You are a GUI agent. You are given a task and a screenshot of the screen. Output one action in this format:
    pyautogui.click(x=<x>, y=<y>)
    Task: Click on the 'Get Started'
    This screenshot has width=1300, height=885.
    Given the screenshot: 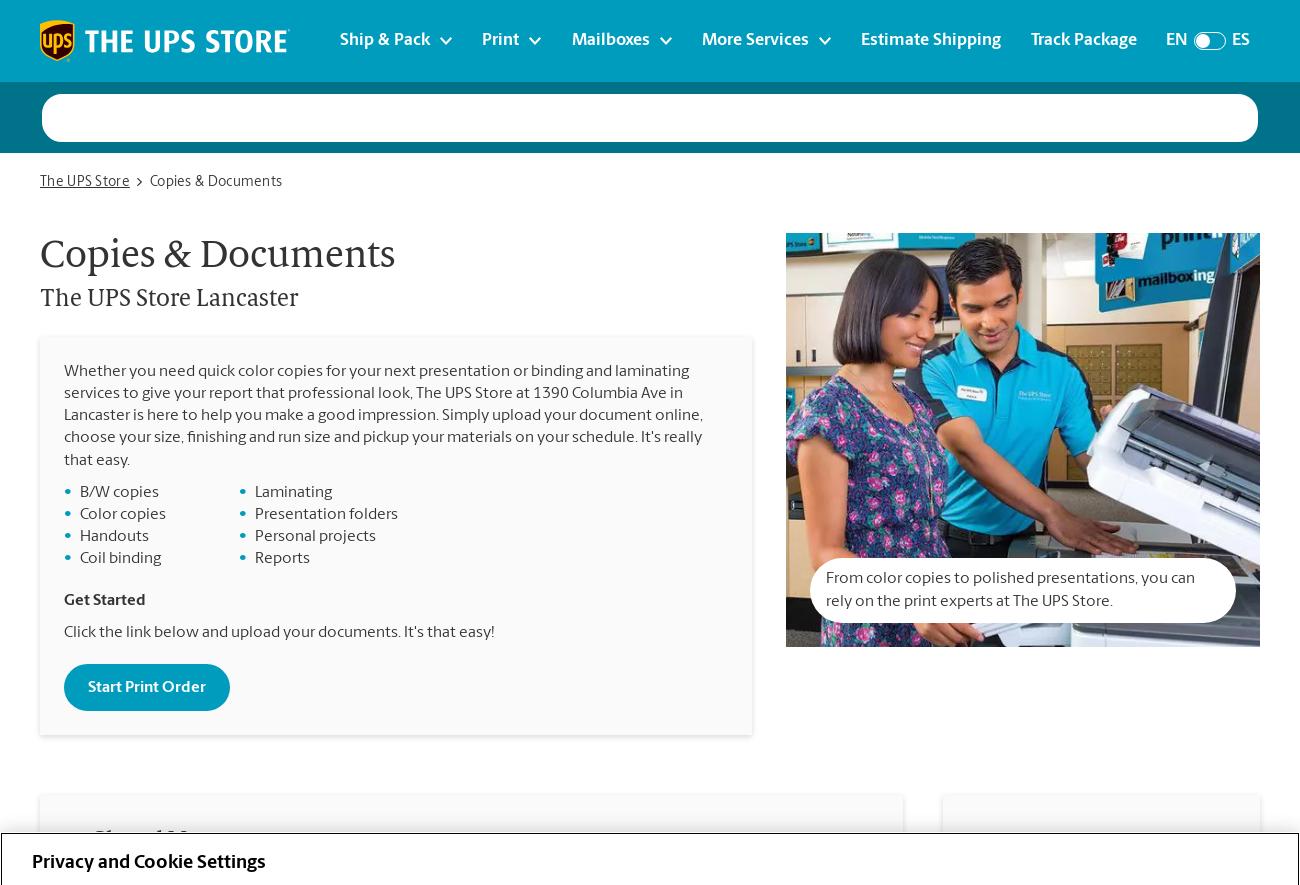 What is the action you would take?
    pyautogui.click(x=105, y=600)
    